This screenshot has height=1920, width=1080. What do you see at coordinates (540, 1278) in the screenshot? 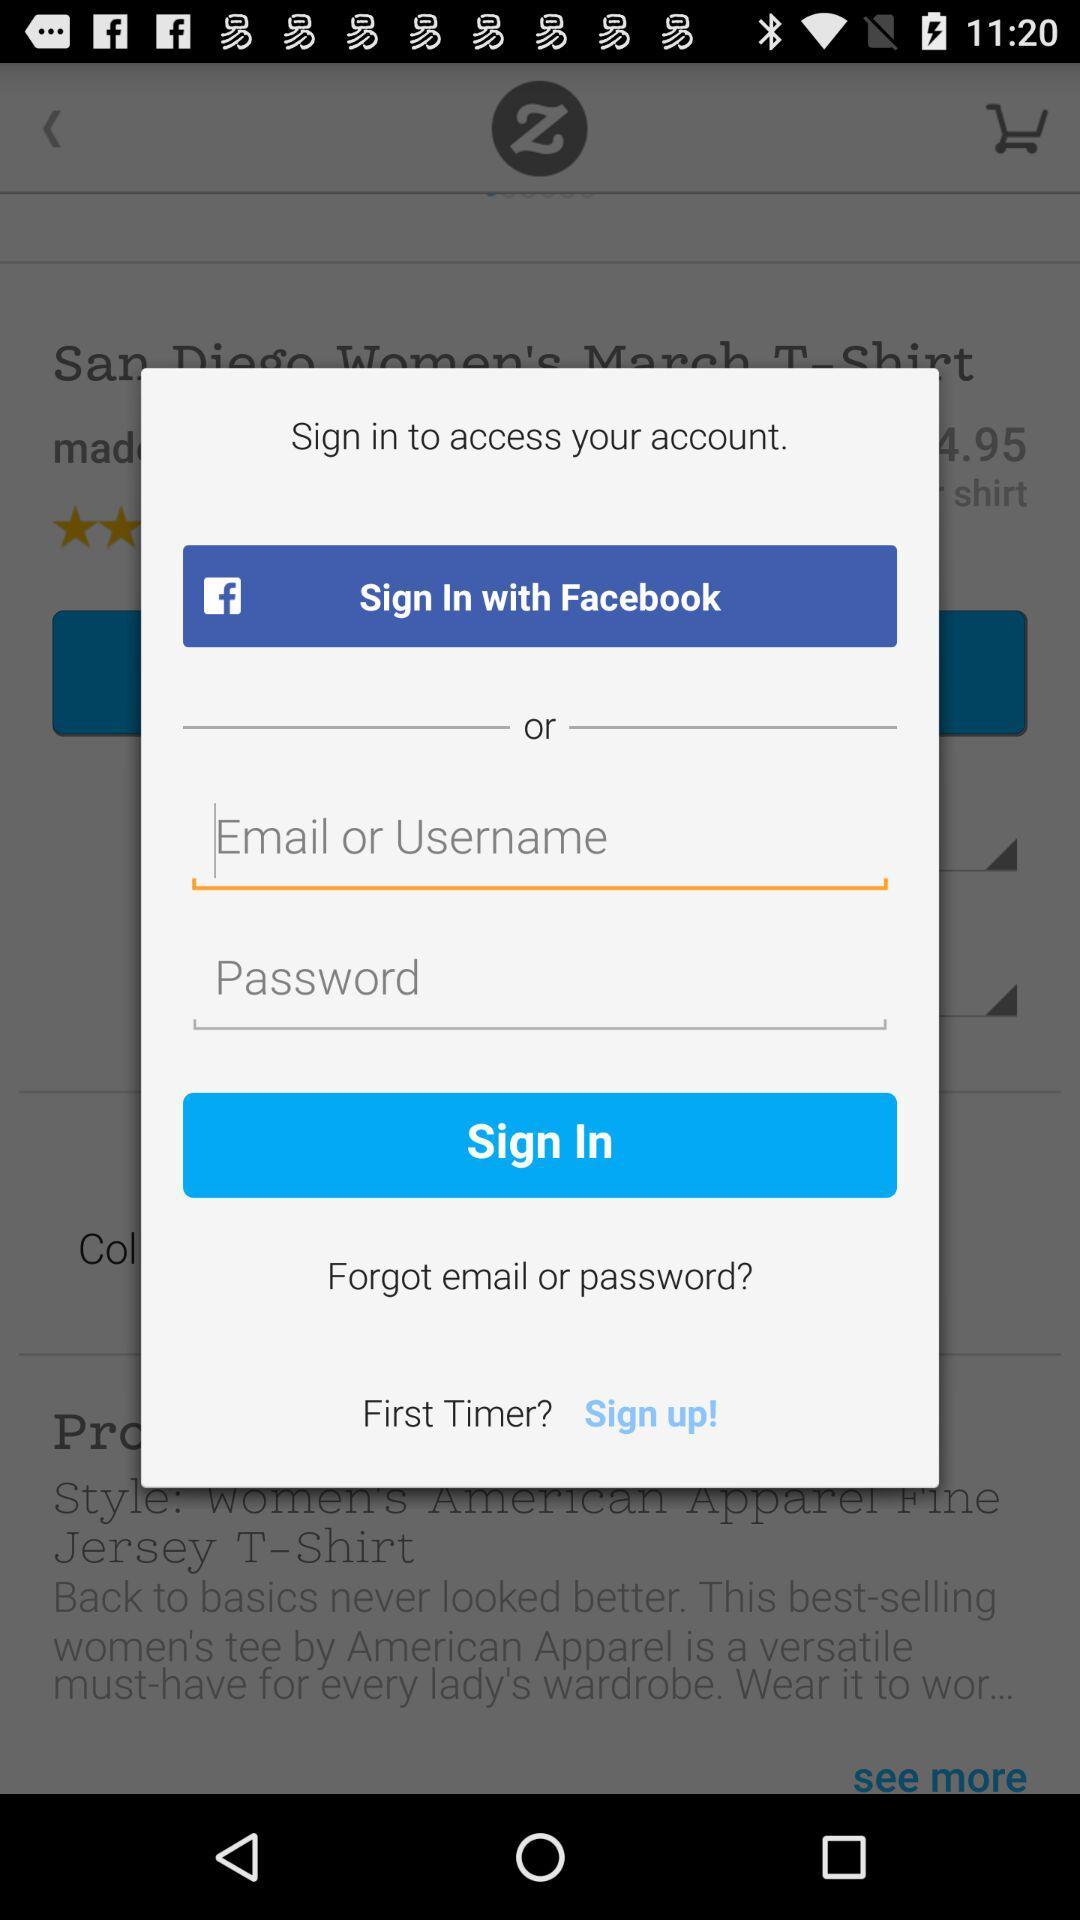
I see `the icon above the first timer? item` at bounding box center [540, 1278].